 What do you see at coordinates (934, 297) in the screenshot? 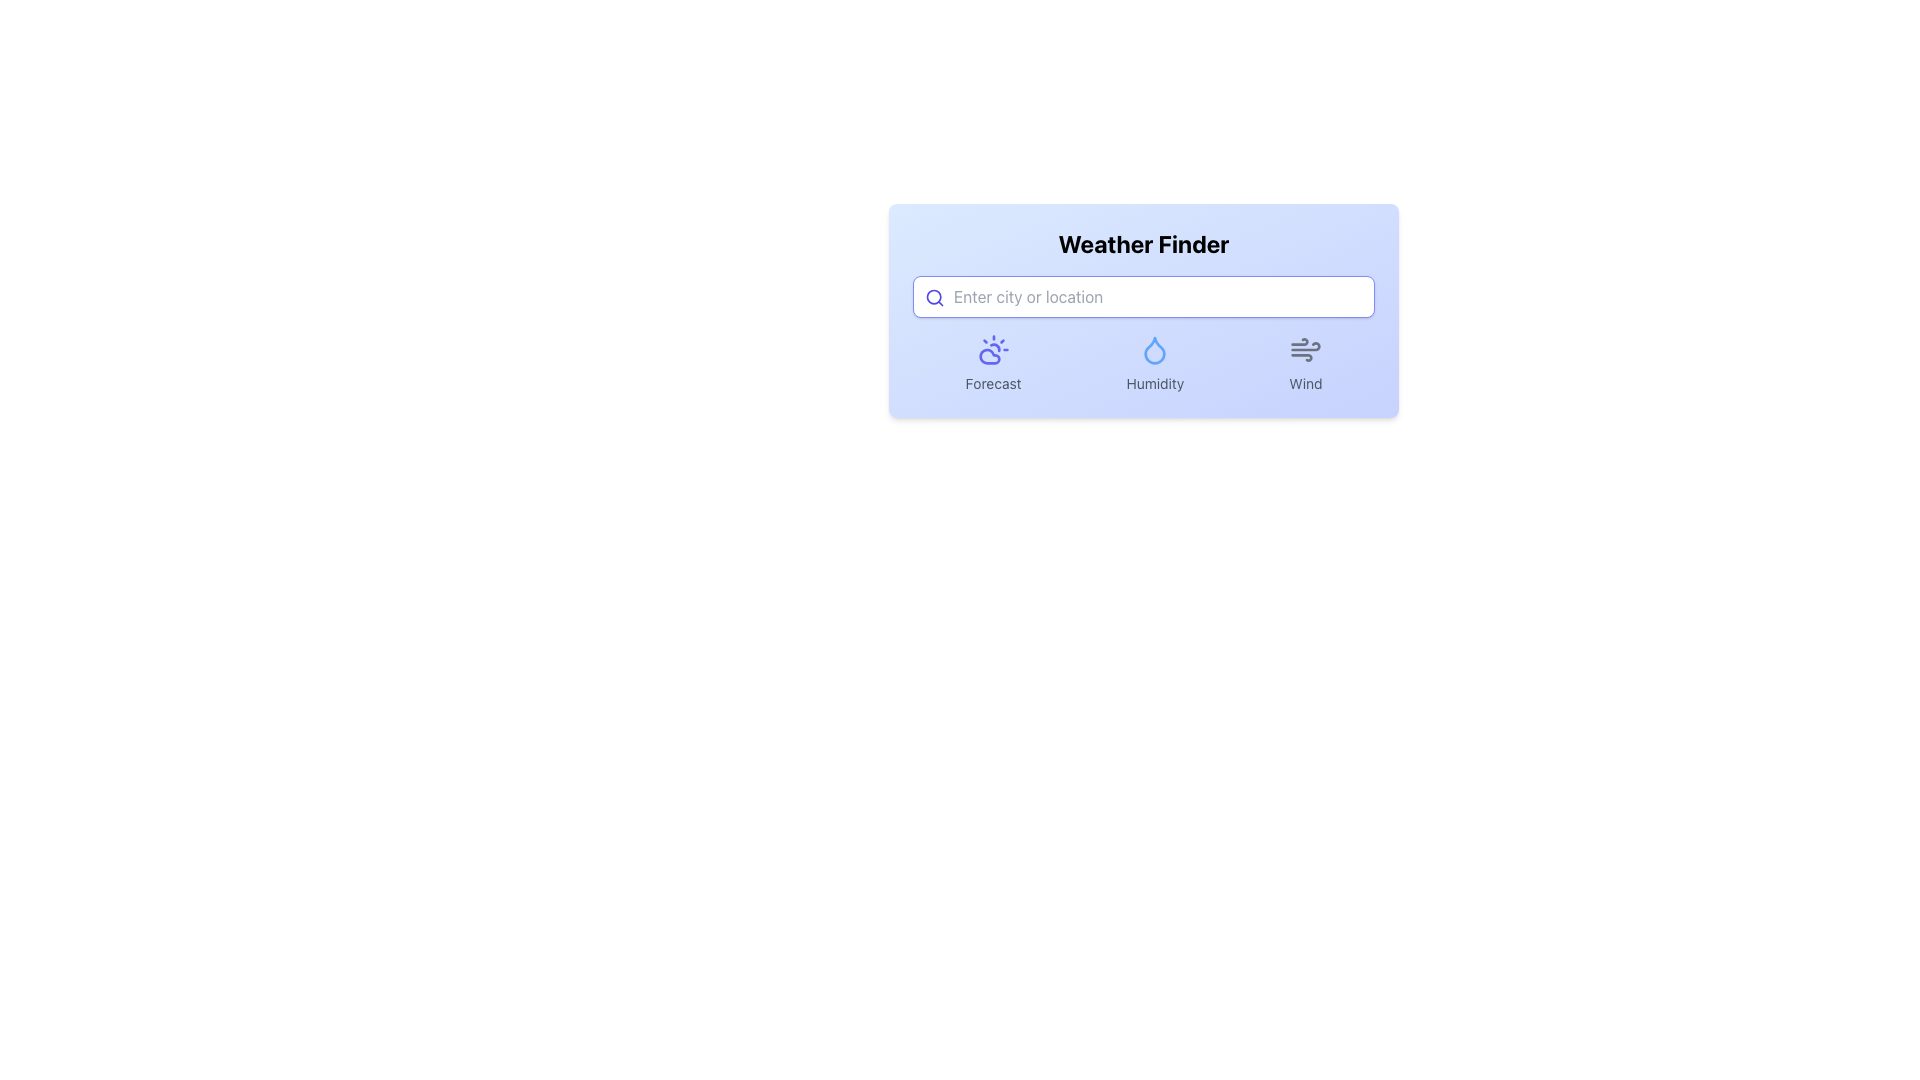
I see `the magnifying glass icon representing the search functionality, located in the text input field before the placeholder text 'Enter city or location' in the Weather Finder interface` at bounding box center [934, 297].